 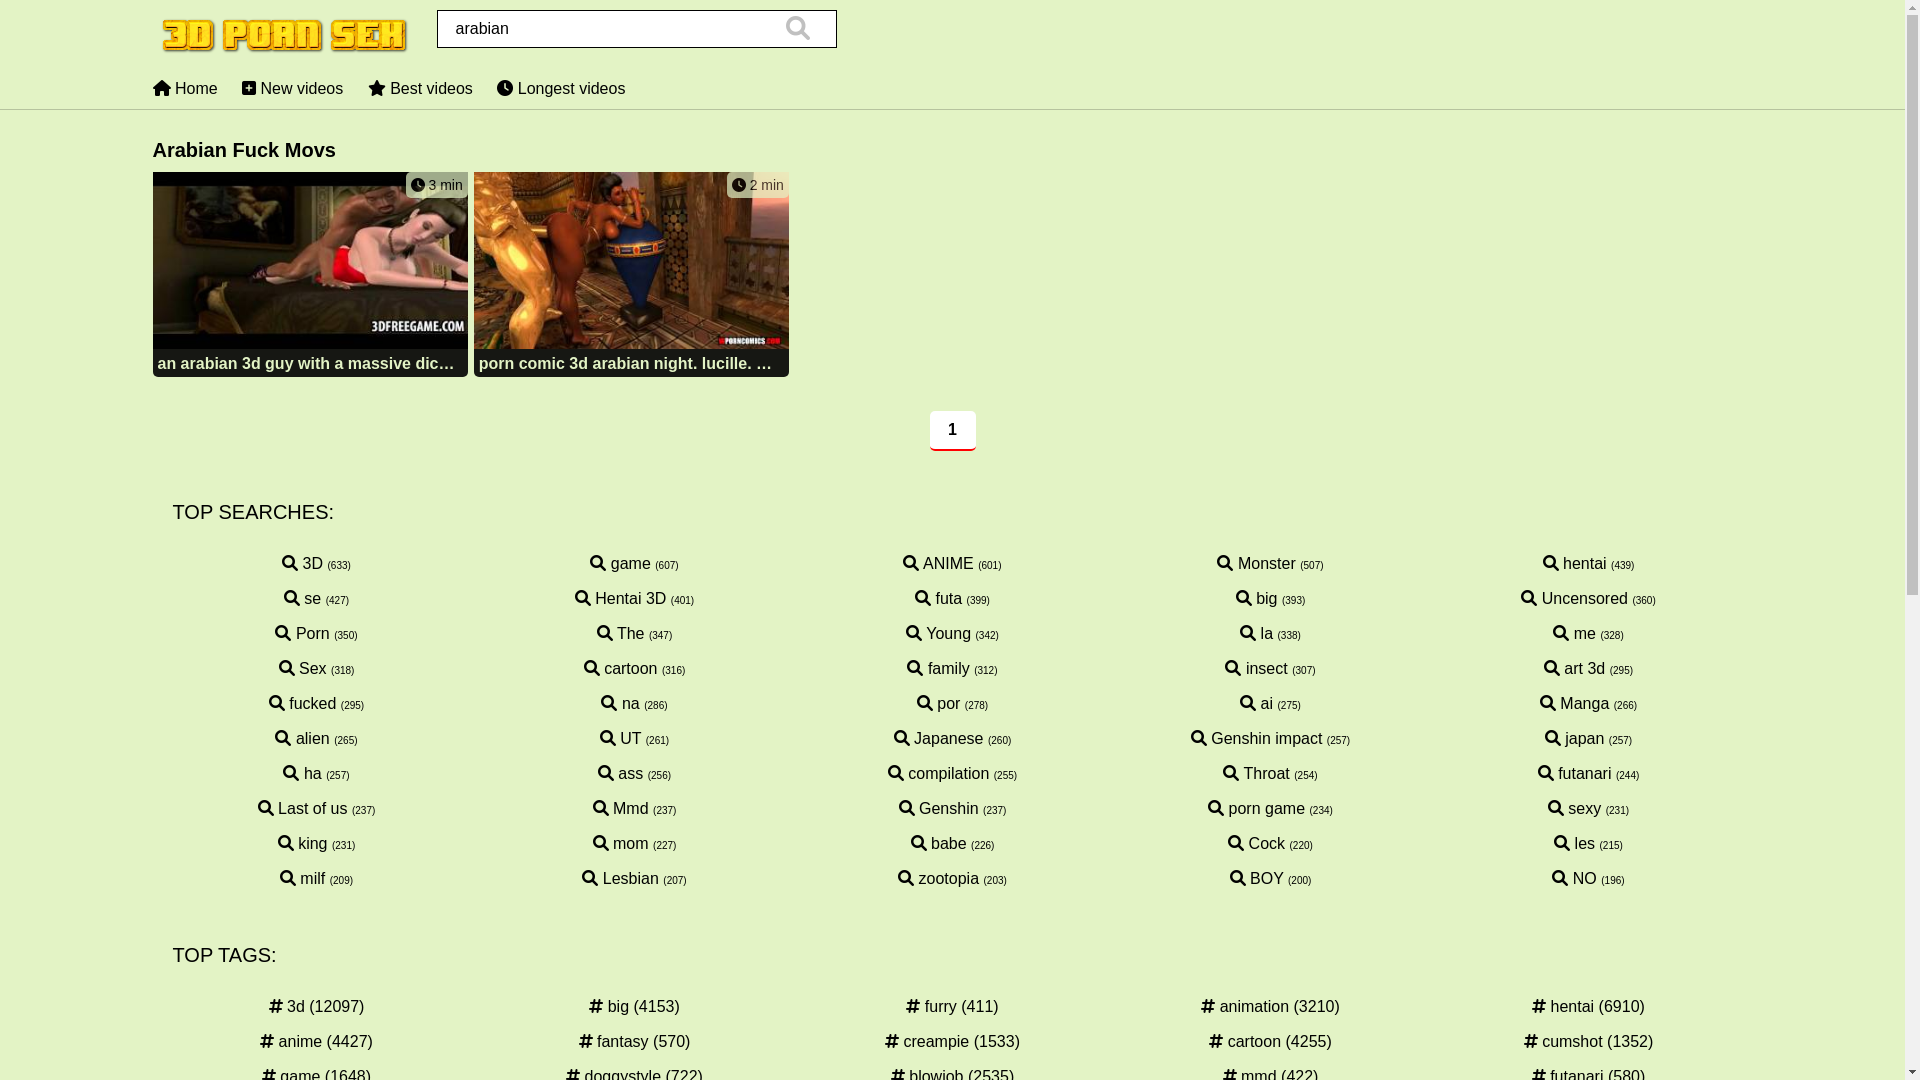 I want to click on 'Last of us', so click(x=301, y=807).